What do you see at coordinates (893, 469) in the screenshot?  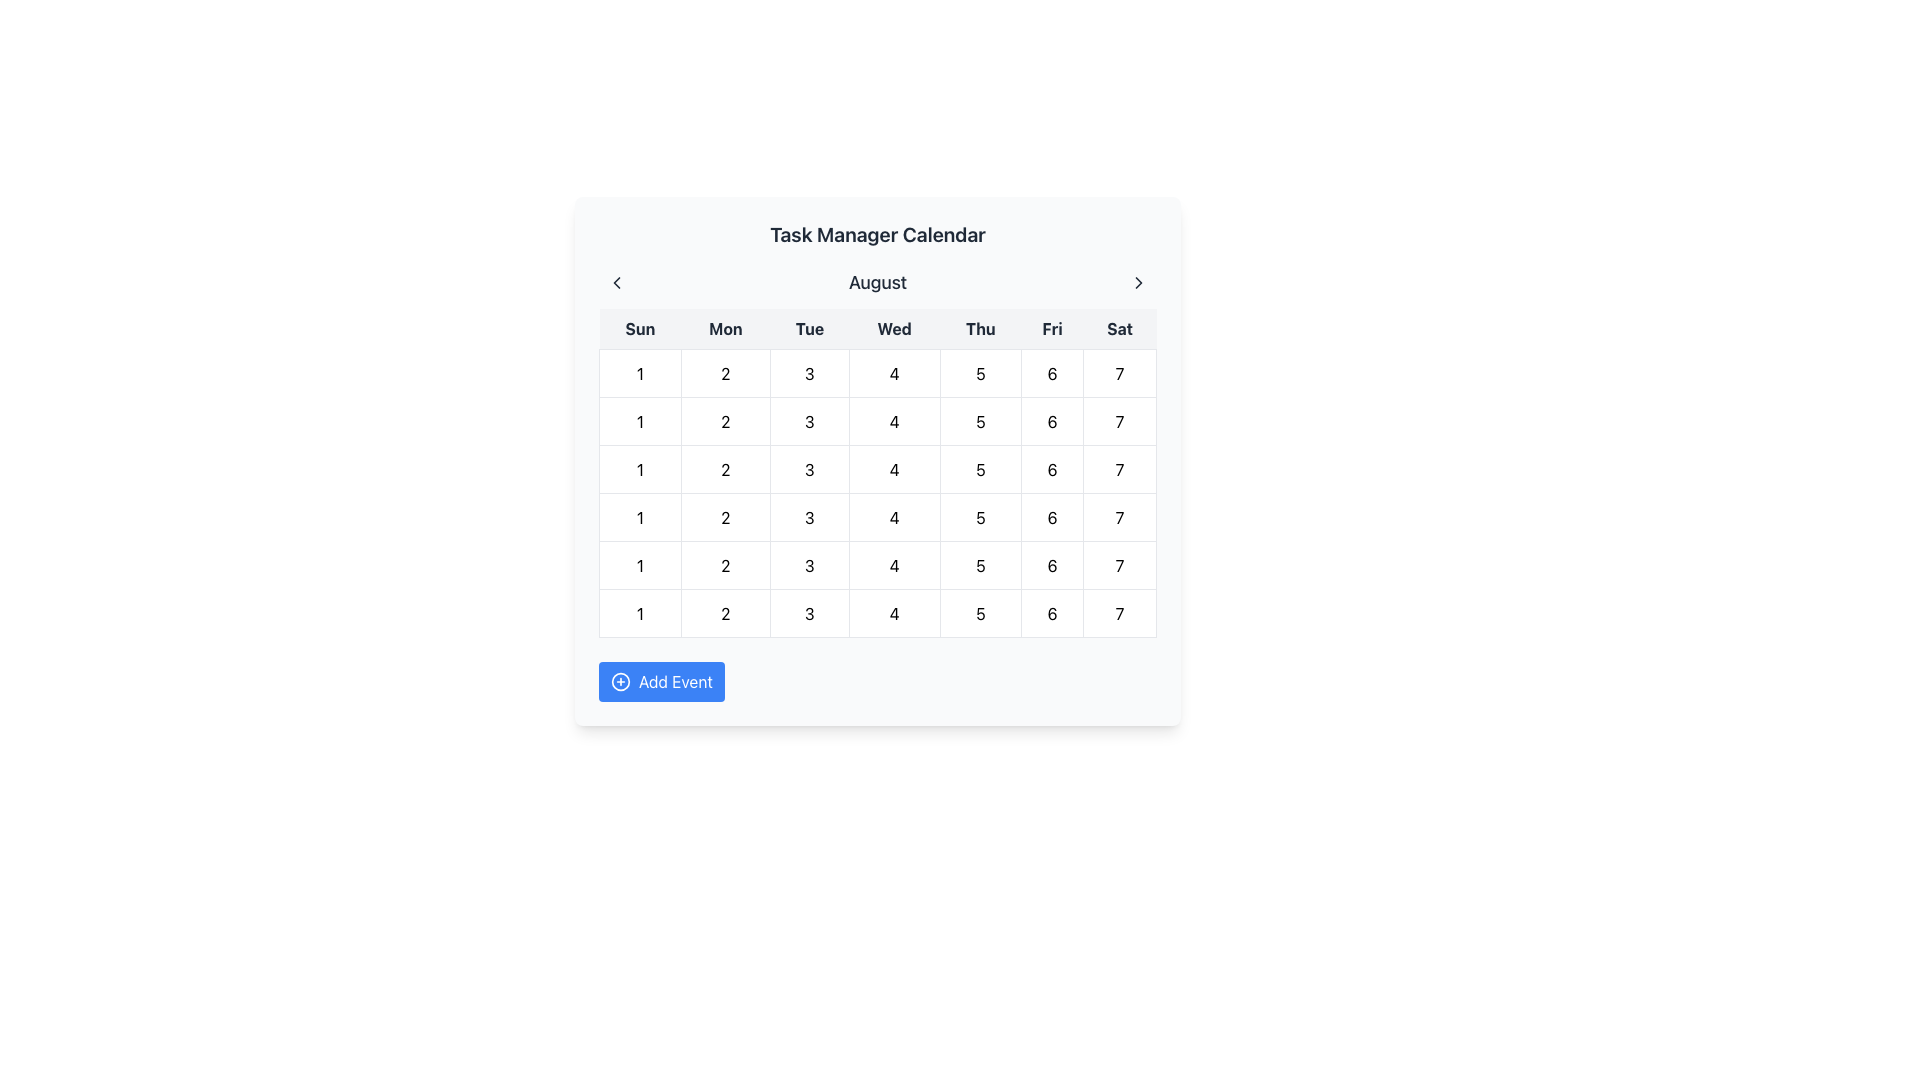 I see `the Day cell in the calendar grid that displays the numeral '4', which is located in the fourth column under the 'Wed' header` at bounding box center [893, 469].